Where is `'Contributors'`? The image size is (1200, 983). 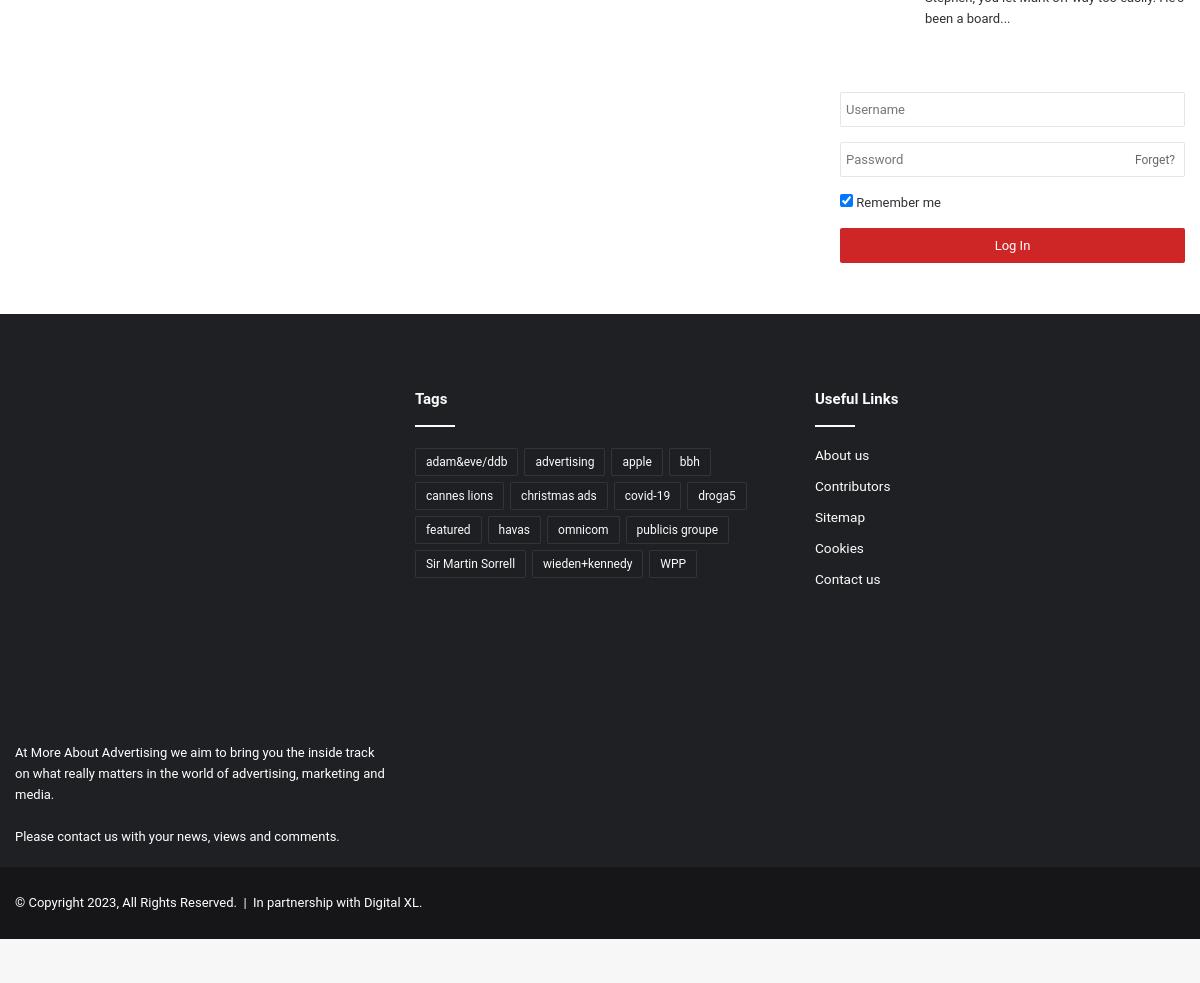 'Contributors' is located at coordinates (851, 484).